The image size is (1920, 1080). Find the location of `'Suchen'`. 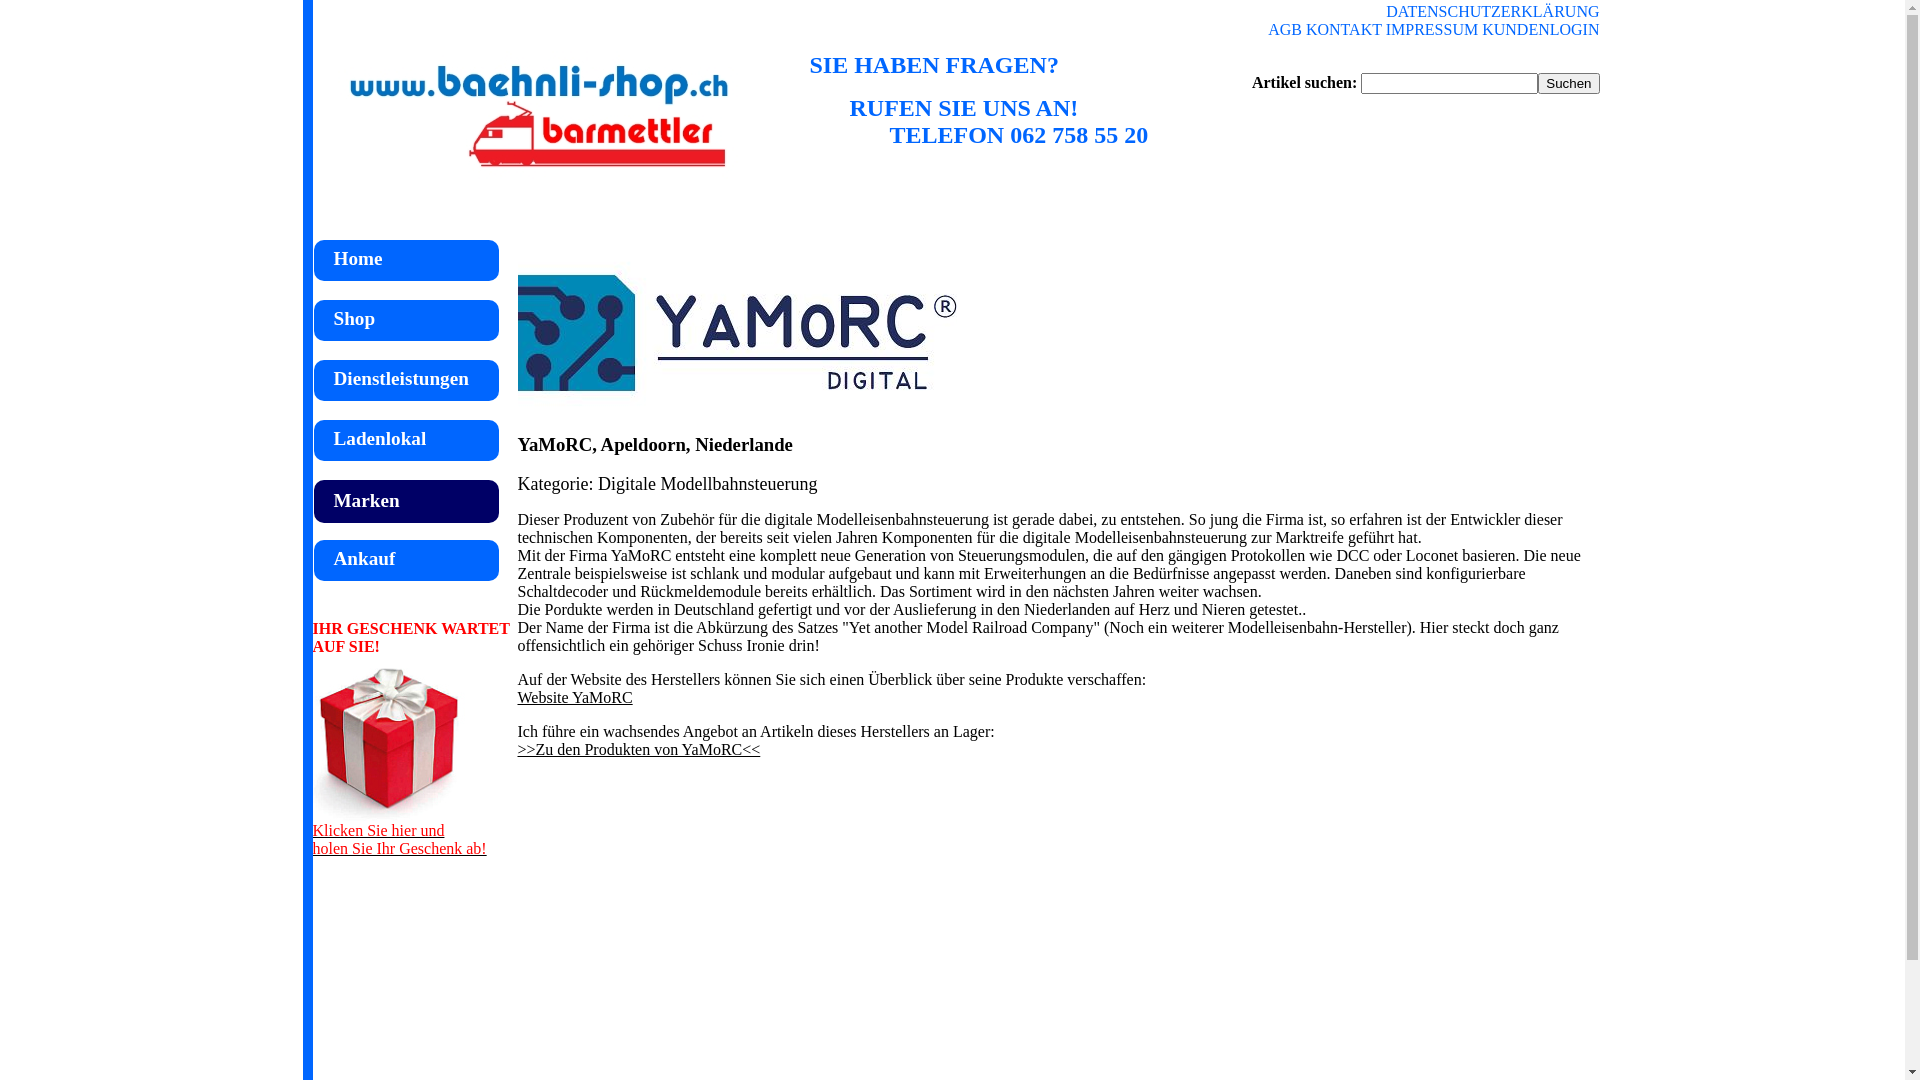

'Suchen' is located at coordinates (1567, 82).